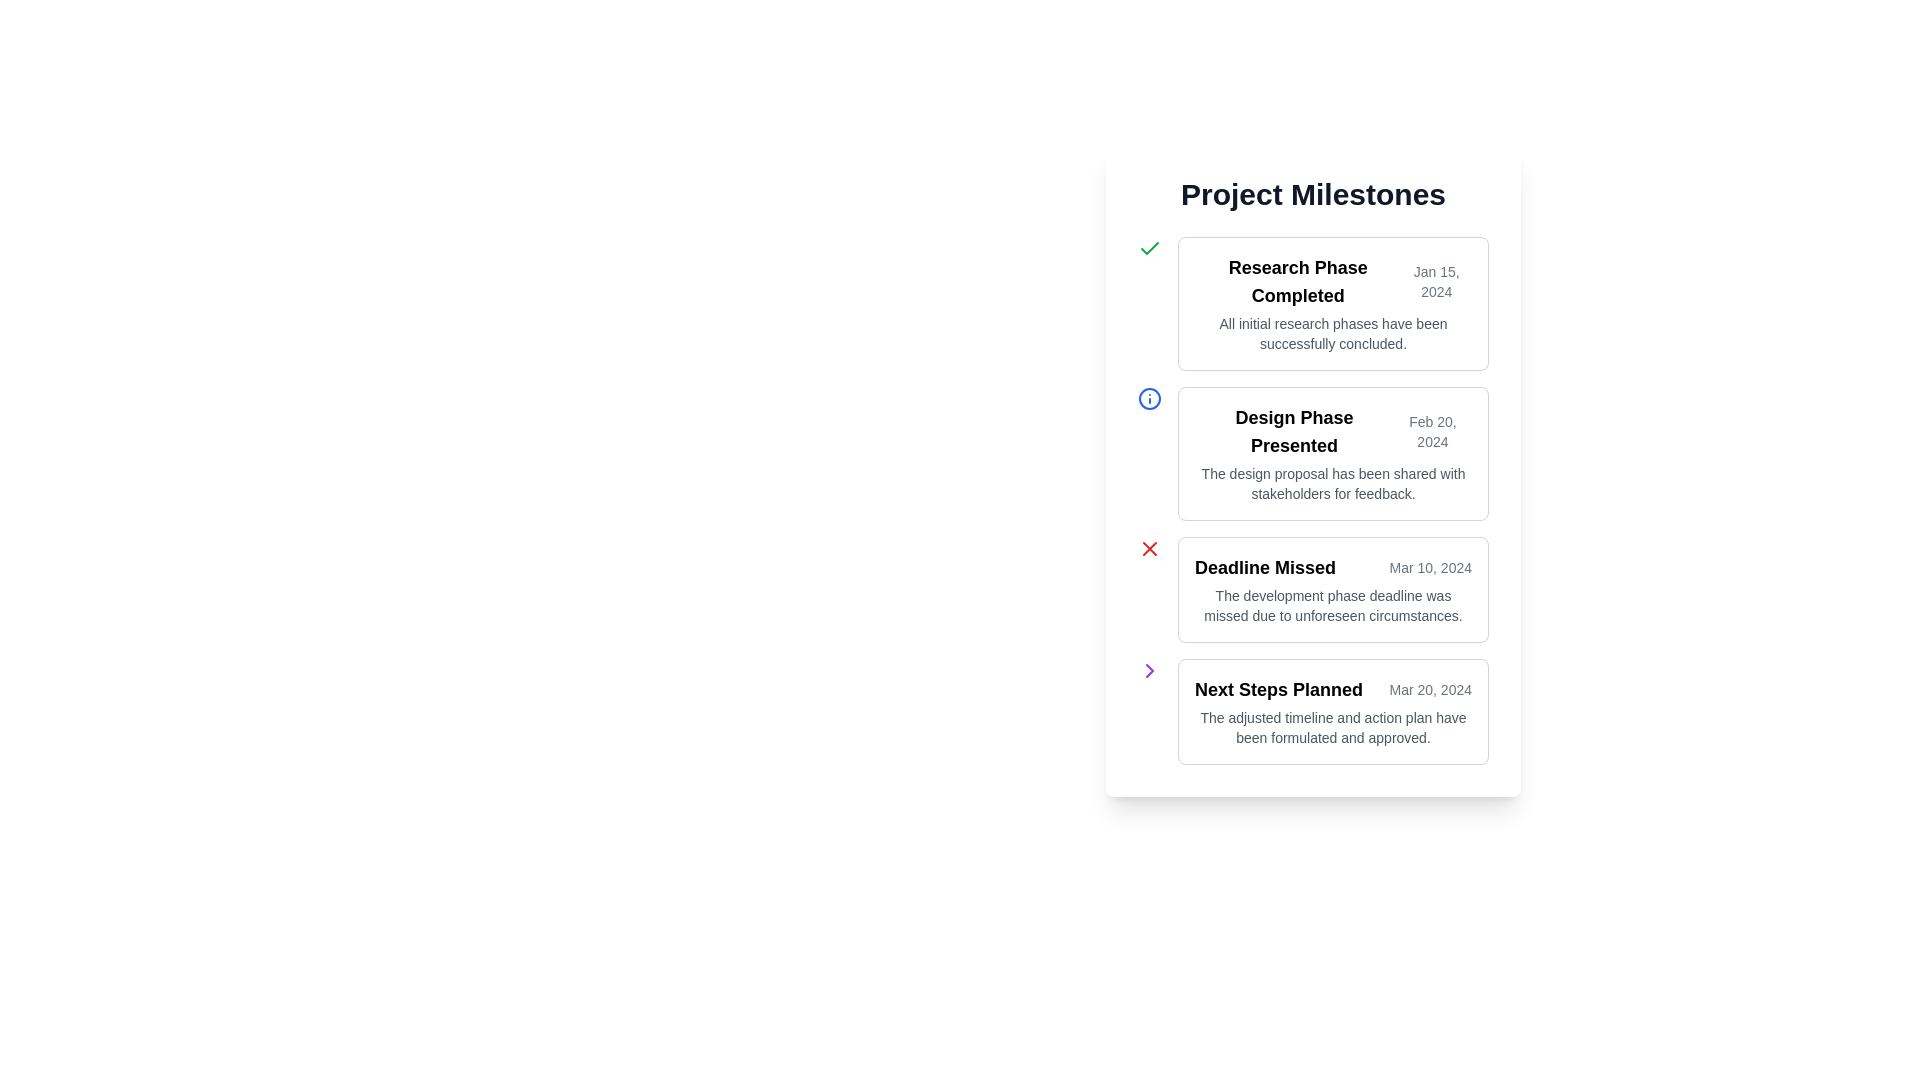 The image size is (1920, 1080). What do you see at coordinates (1150, 548) in the screenshot?
I see `the error indicator icon positioned to the left of the 'Deadline Missed' milestone entry` at bounding box center [1150, 548].